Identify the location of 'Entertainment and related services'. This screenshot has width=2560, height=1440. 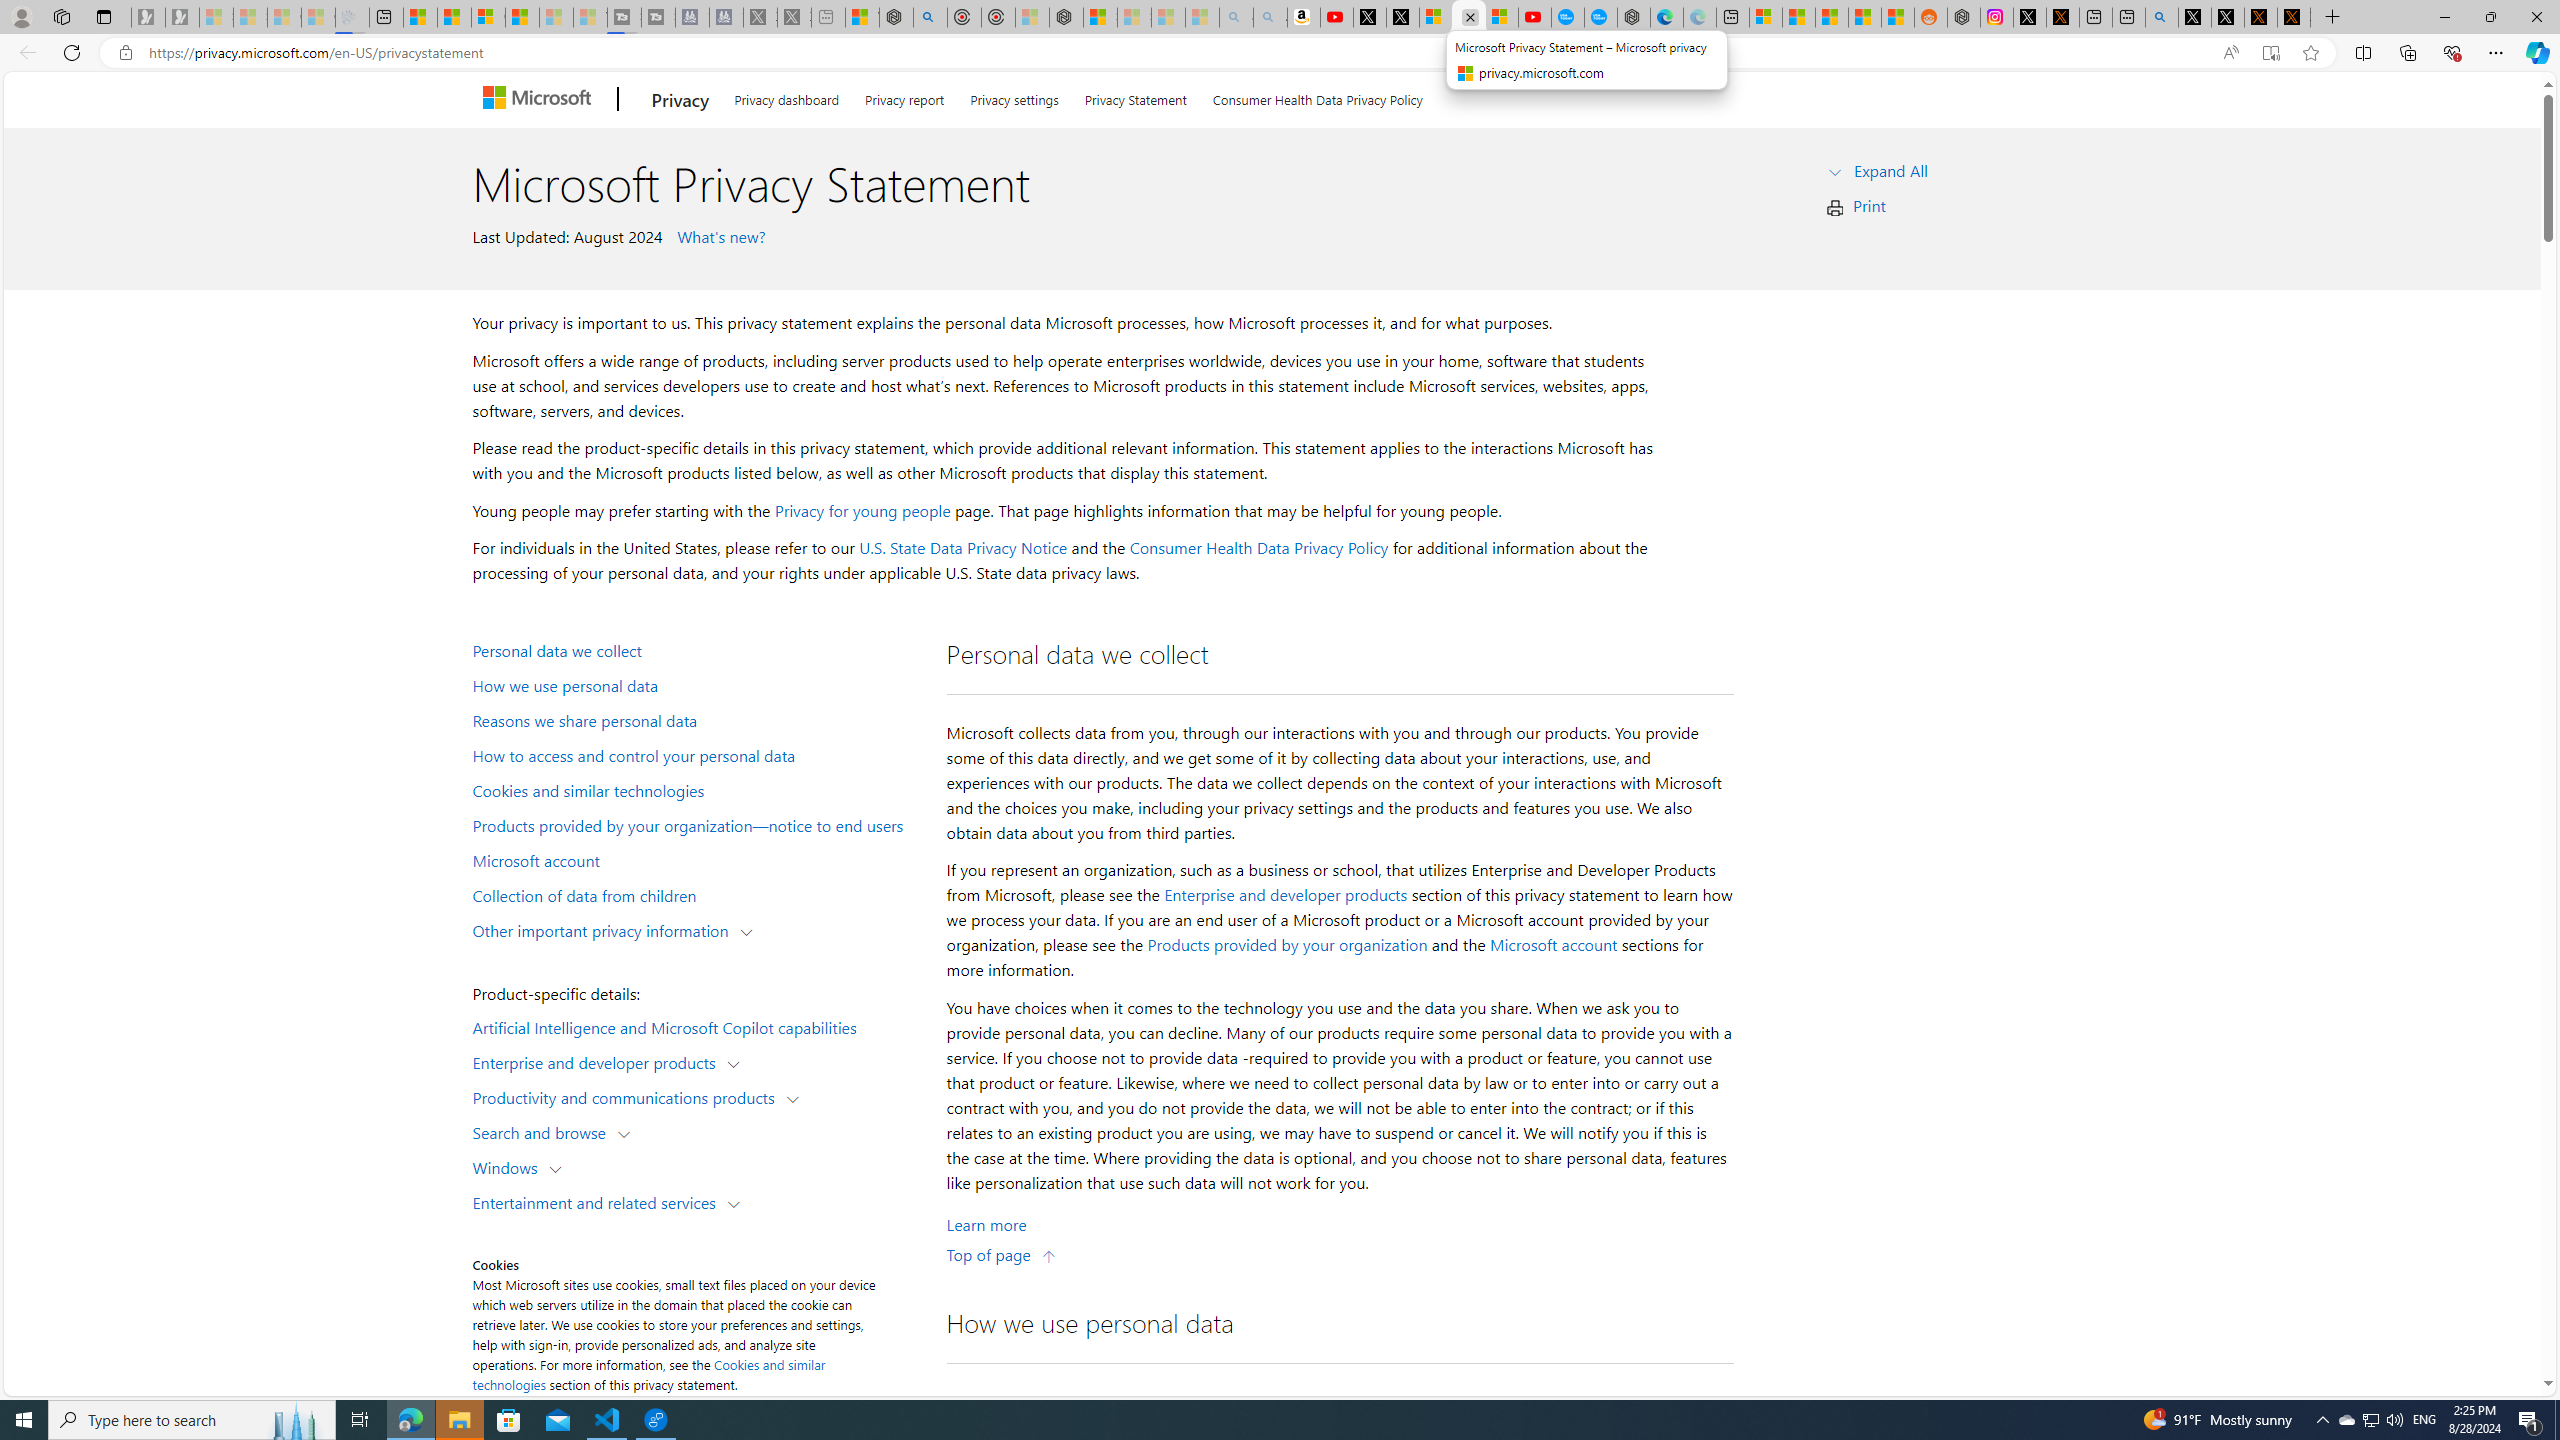
(599, 1200).